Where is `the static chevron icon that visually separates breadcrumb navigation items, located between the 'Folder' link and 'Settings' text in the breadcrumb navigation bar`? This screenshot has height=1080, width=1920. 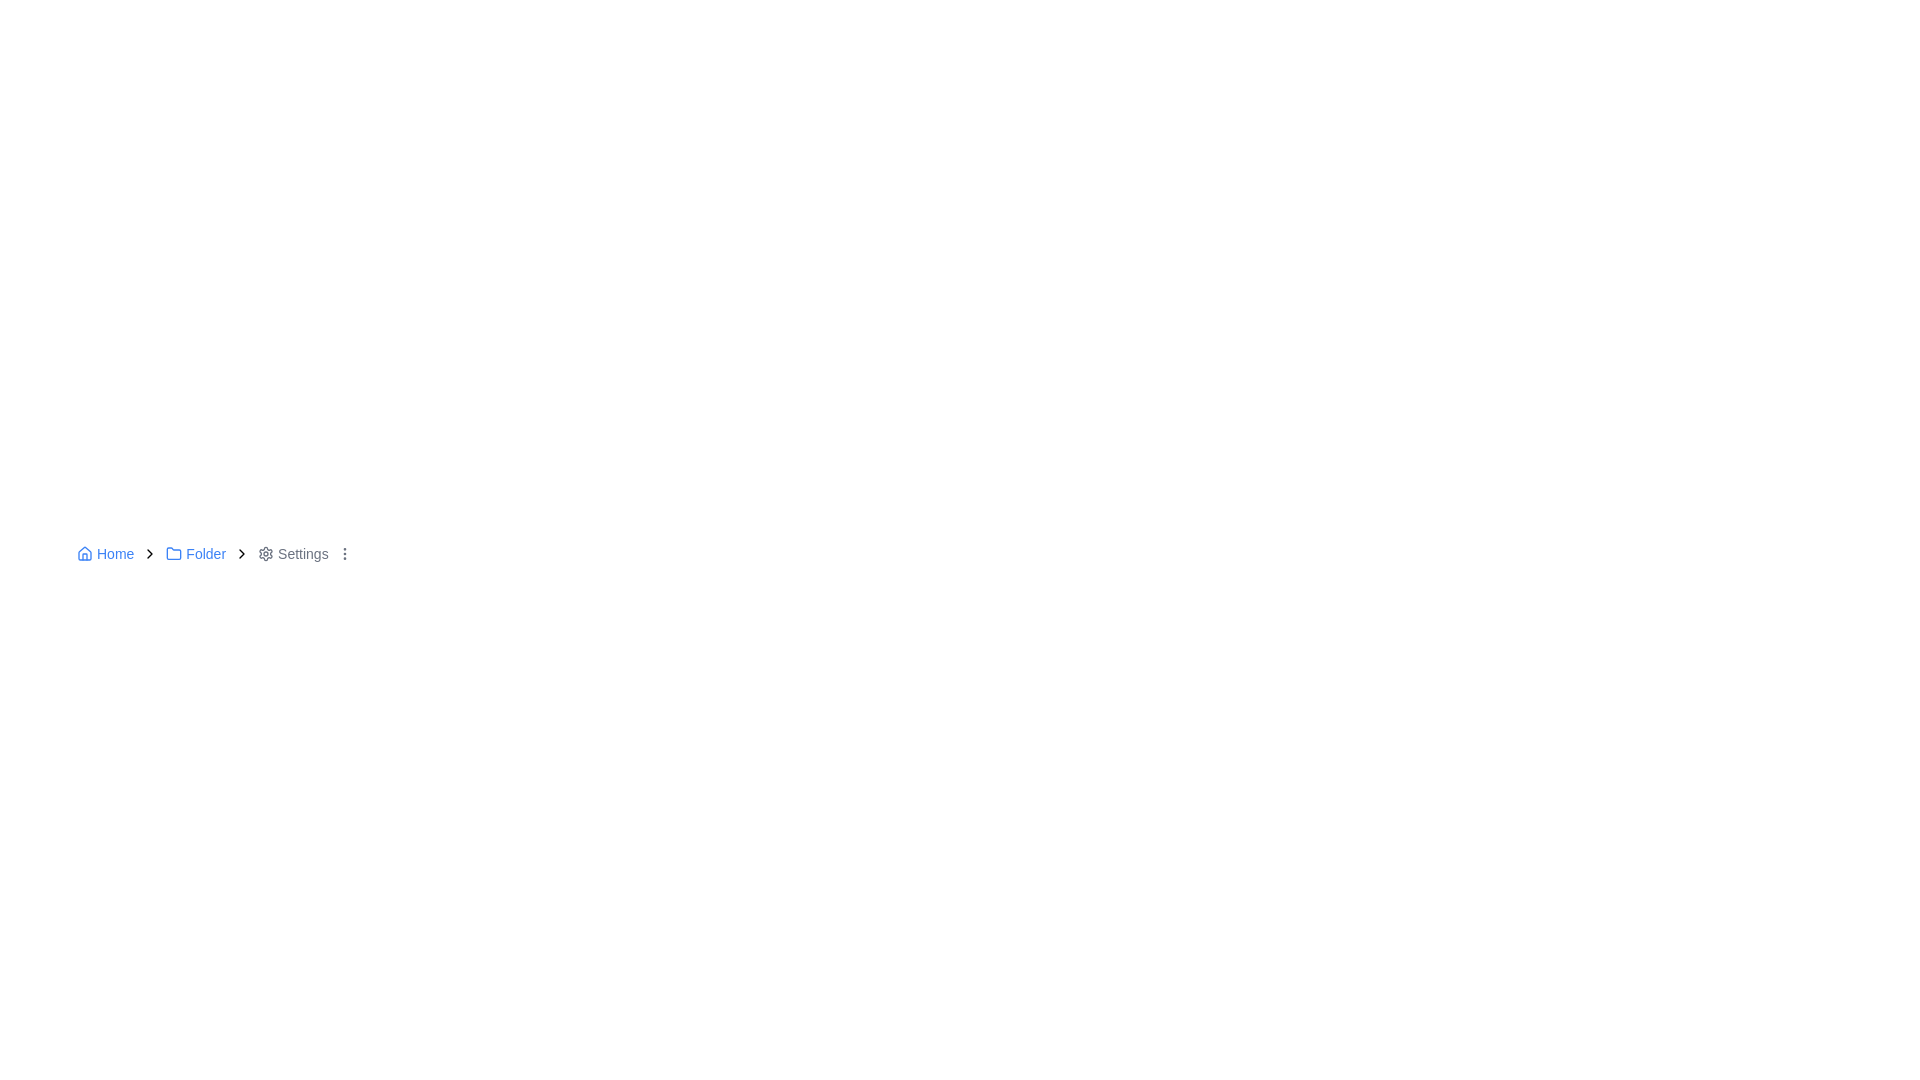
the static chevron icon that visually separates breadcrumb navigation items, located between the 'Folder' link and 'Settings' text in the breadcrumb navigation bar is located at coordinates (241, 554).